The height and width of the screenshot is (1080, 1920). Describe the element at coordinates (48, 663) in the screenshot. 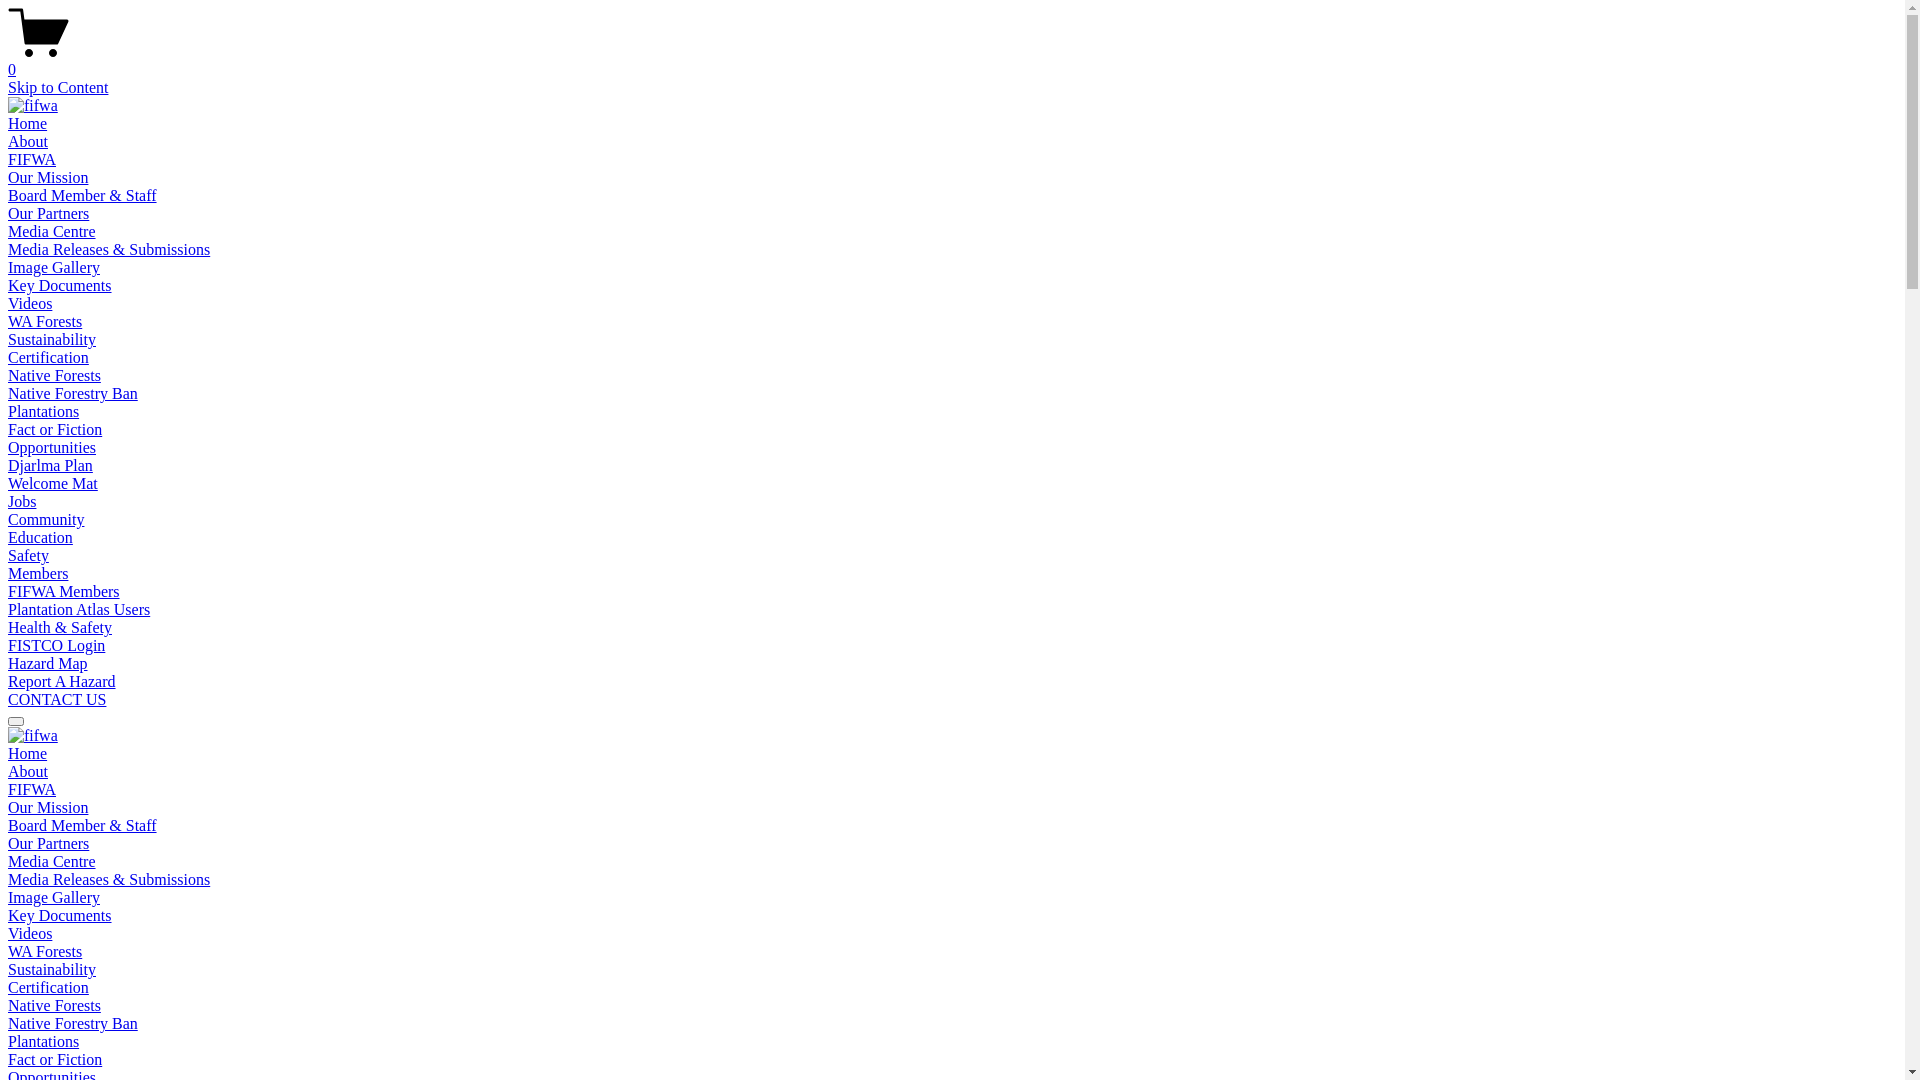

I see `'Hazard Map'` at that location.